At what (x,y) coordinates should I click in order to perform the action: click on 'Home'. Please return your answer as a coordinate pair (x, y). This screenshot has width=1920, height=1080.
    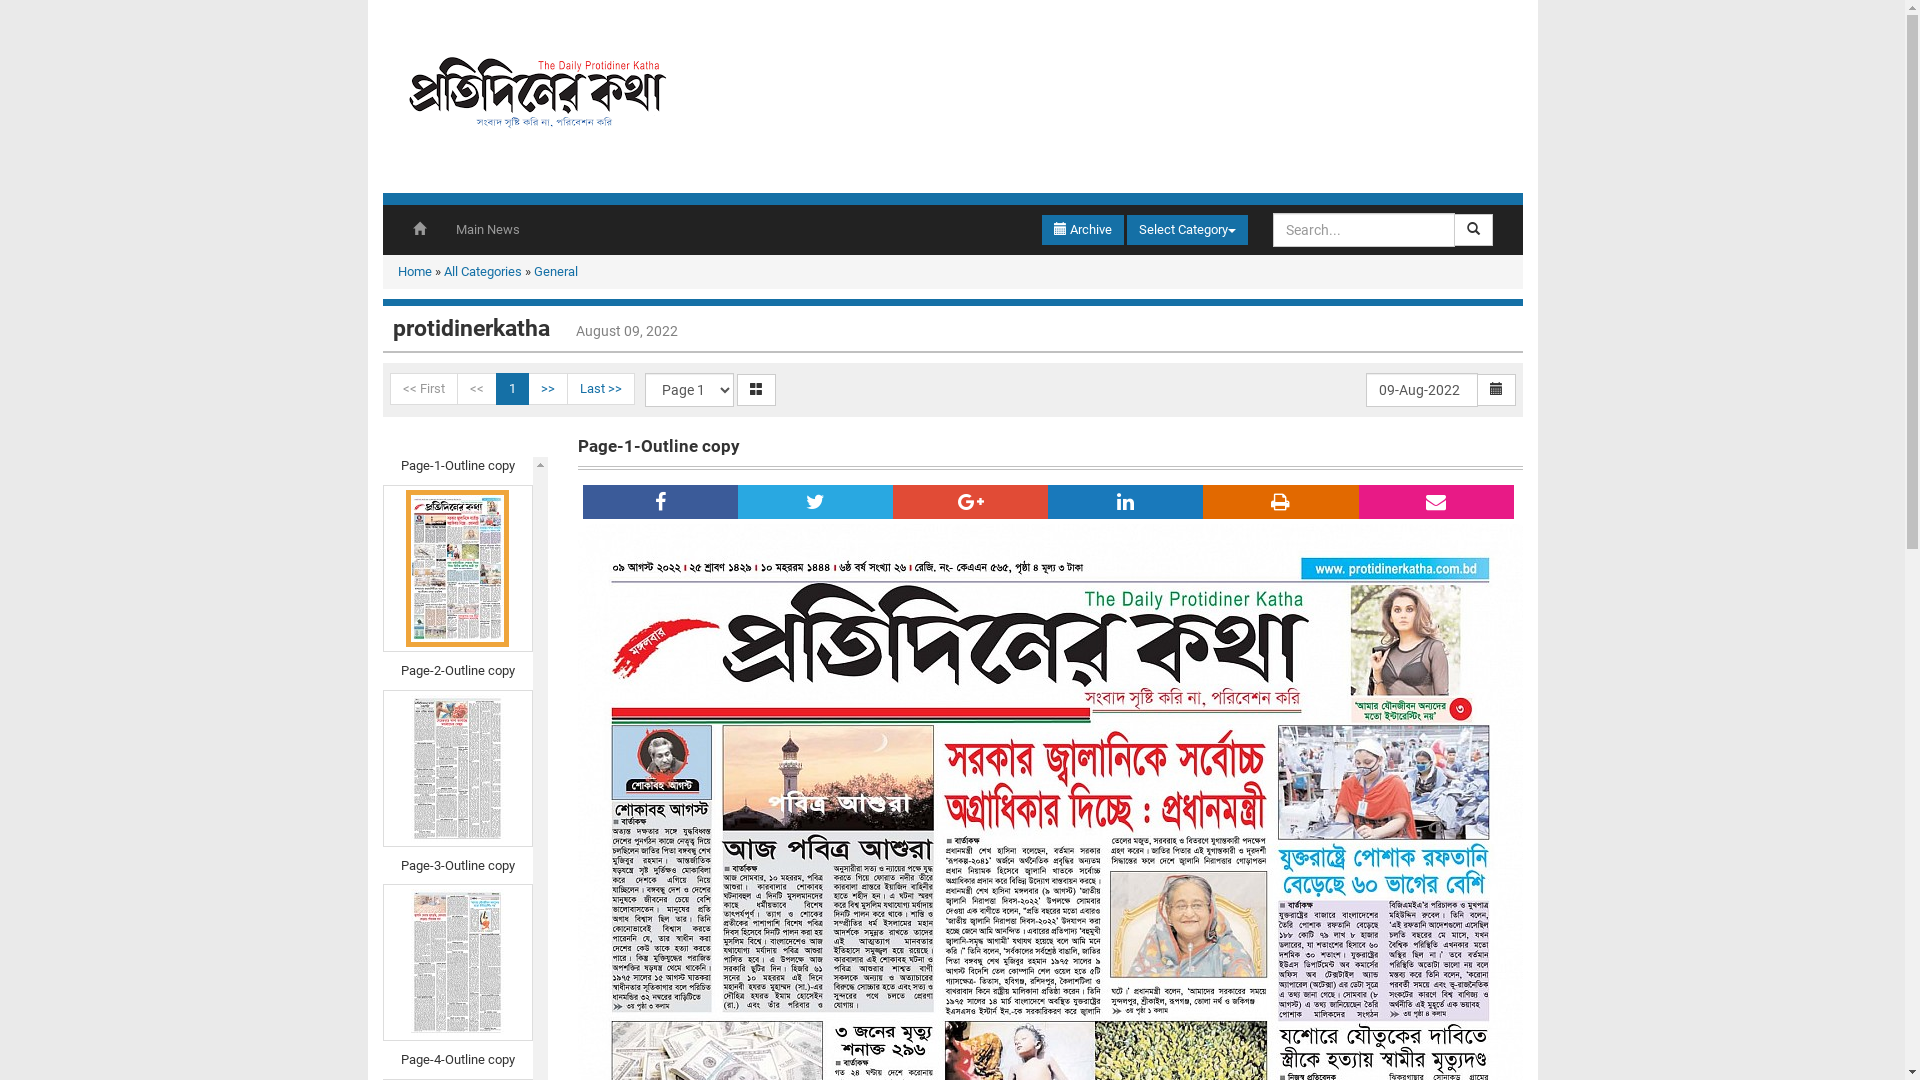
    Looking at the image, I should click on (413, 271).